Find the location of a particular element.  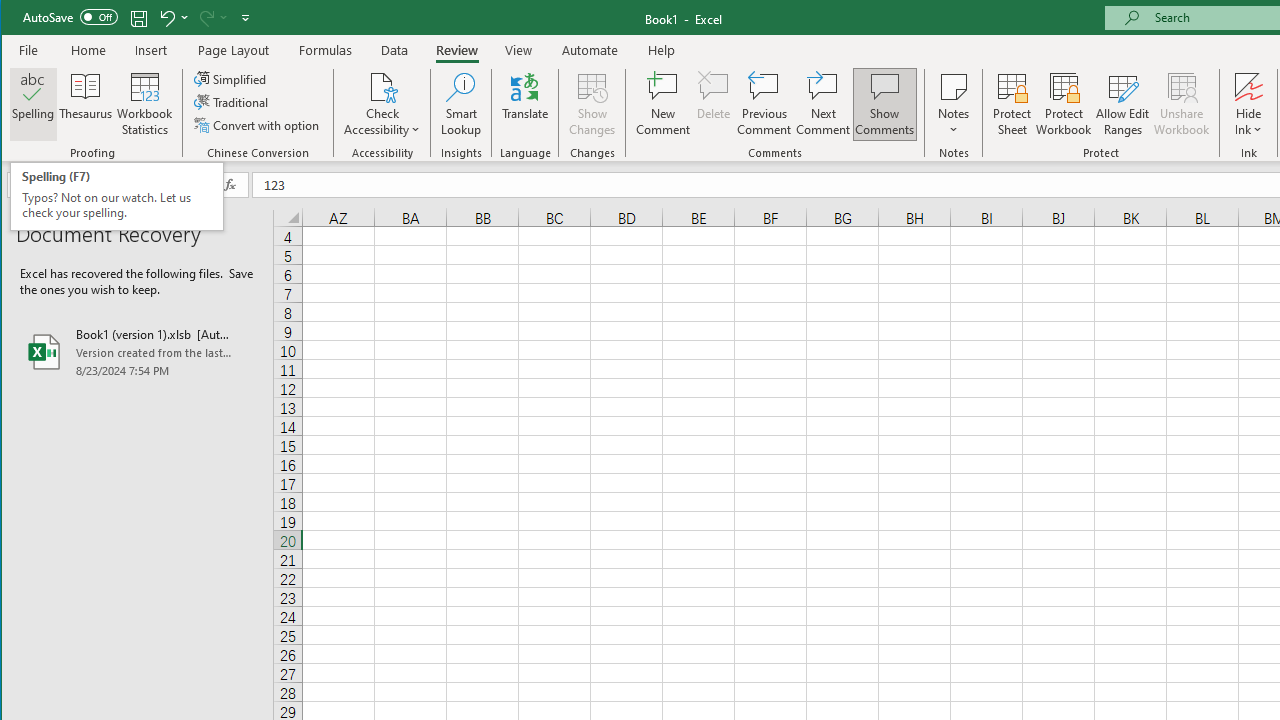

'Workbook Statistics' is located at coordinates (144, 104).